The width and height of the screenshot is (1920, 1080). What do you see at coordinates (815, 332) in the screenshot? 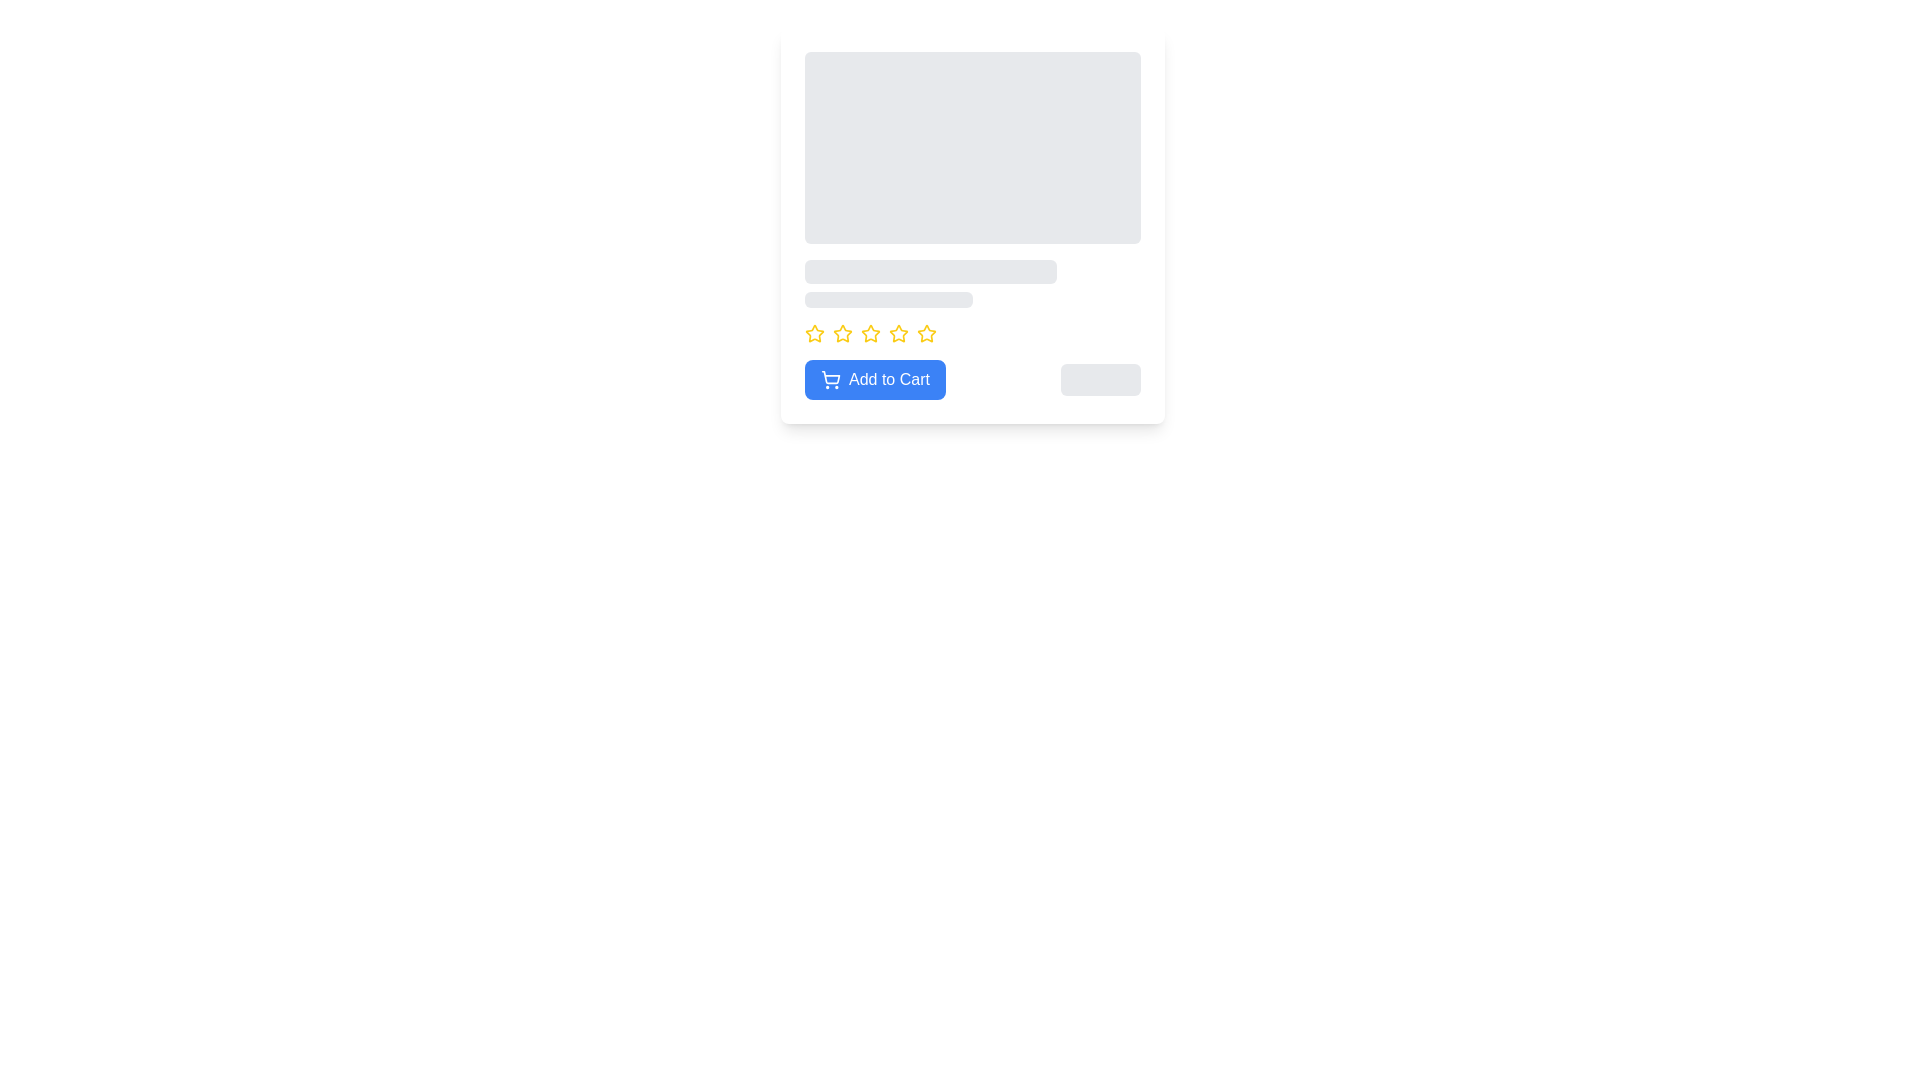
I see `the first star icon in the rating scale using keyboard navigation to focus on it for user feedback` at bounding box center [815, 332].